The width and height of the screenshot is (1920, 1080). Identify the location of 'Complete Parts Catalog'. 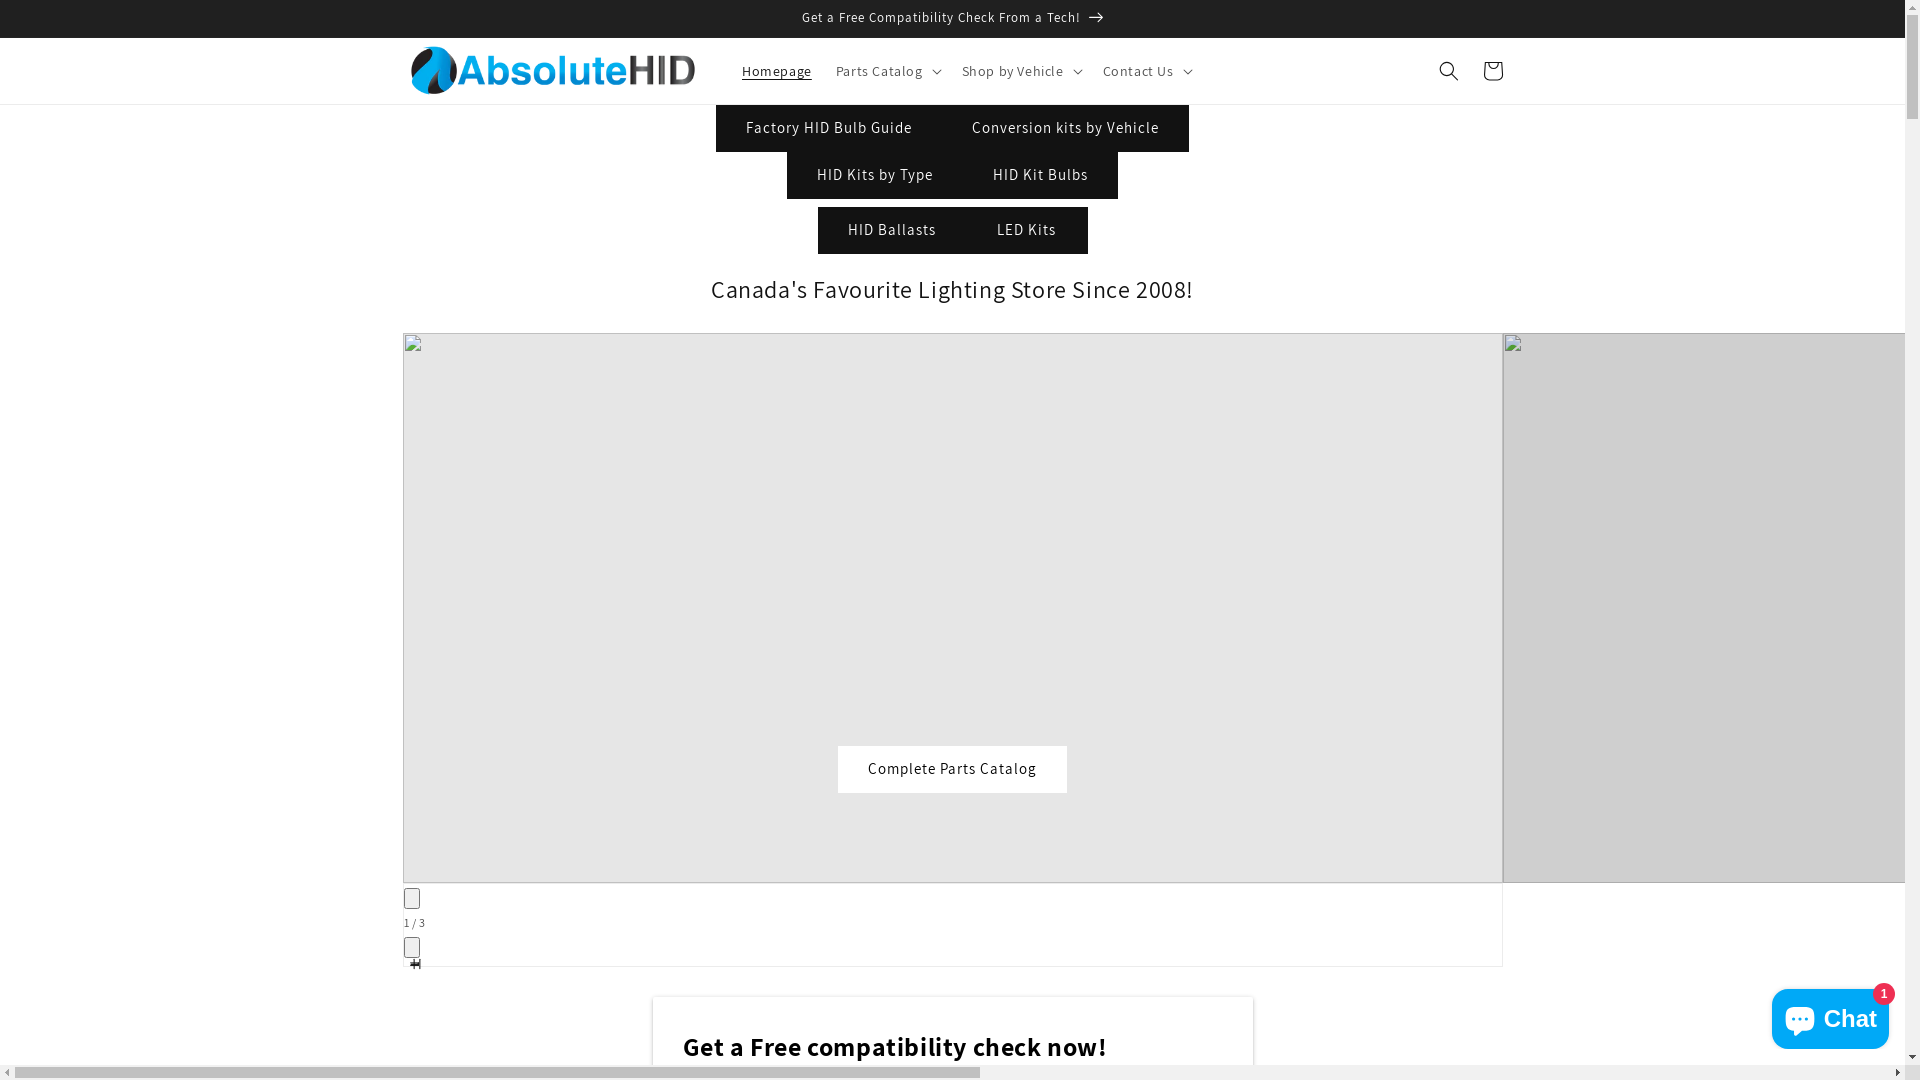
(951, 768).